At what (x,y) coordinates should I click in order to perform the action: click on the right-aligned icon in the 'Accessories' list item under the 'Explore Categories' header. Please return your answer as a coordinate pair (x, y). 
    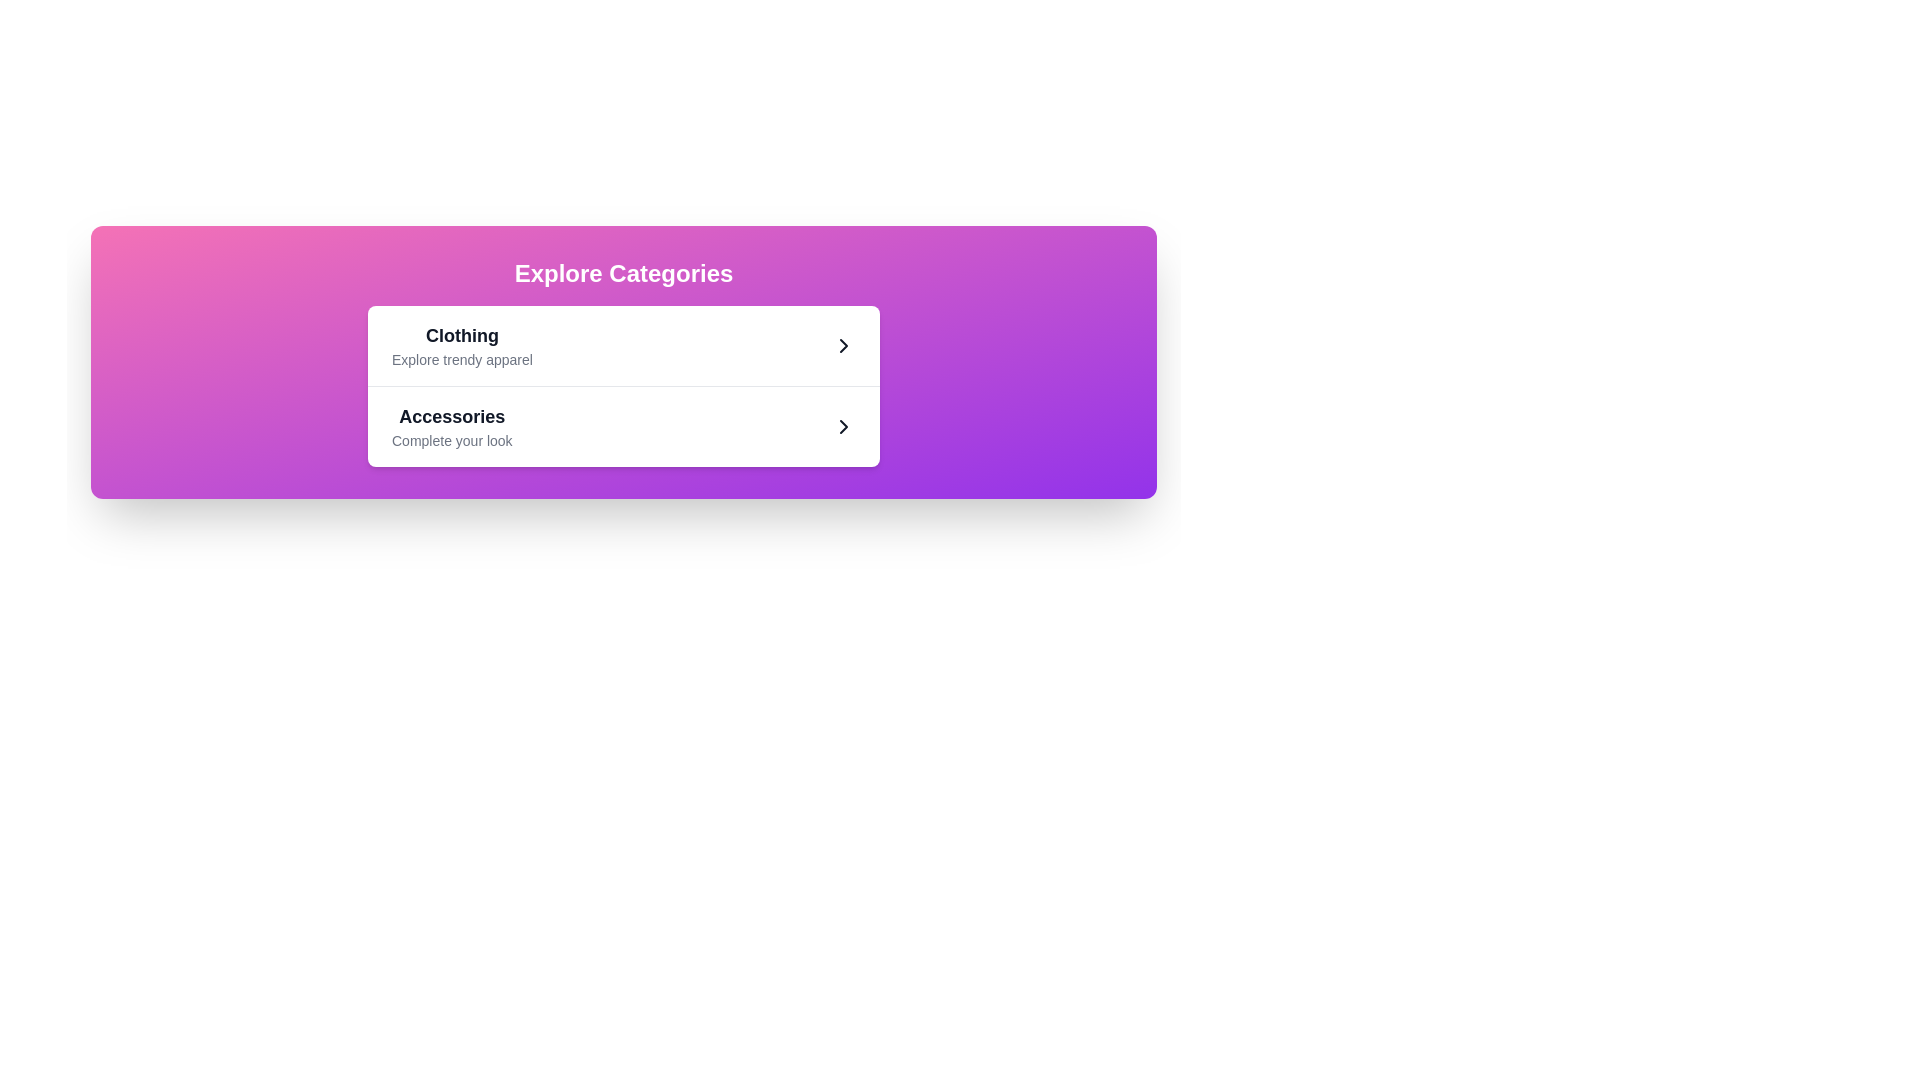
    Looking at the image, I should click on (844, 426).